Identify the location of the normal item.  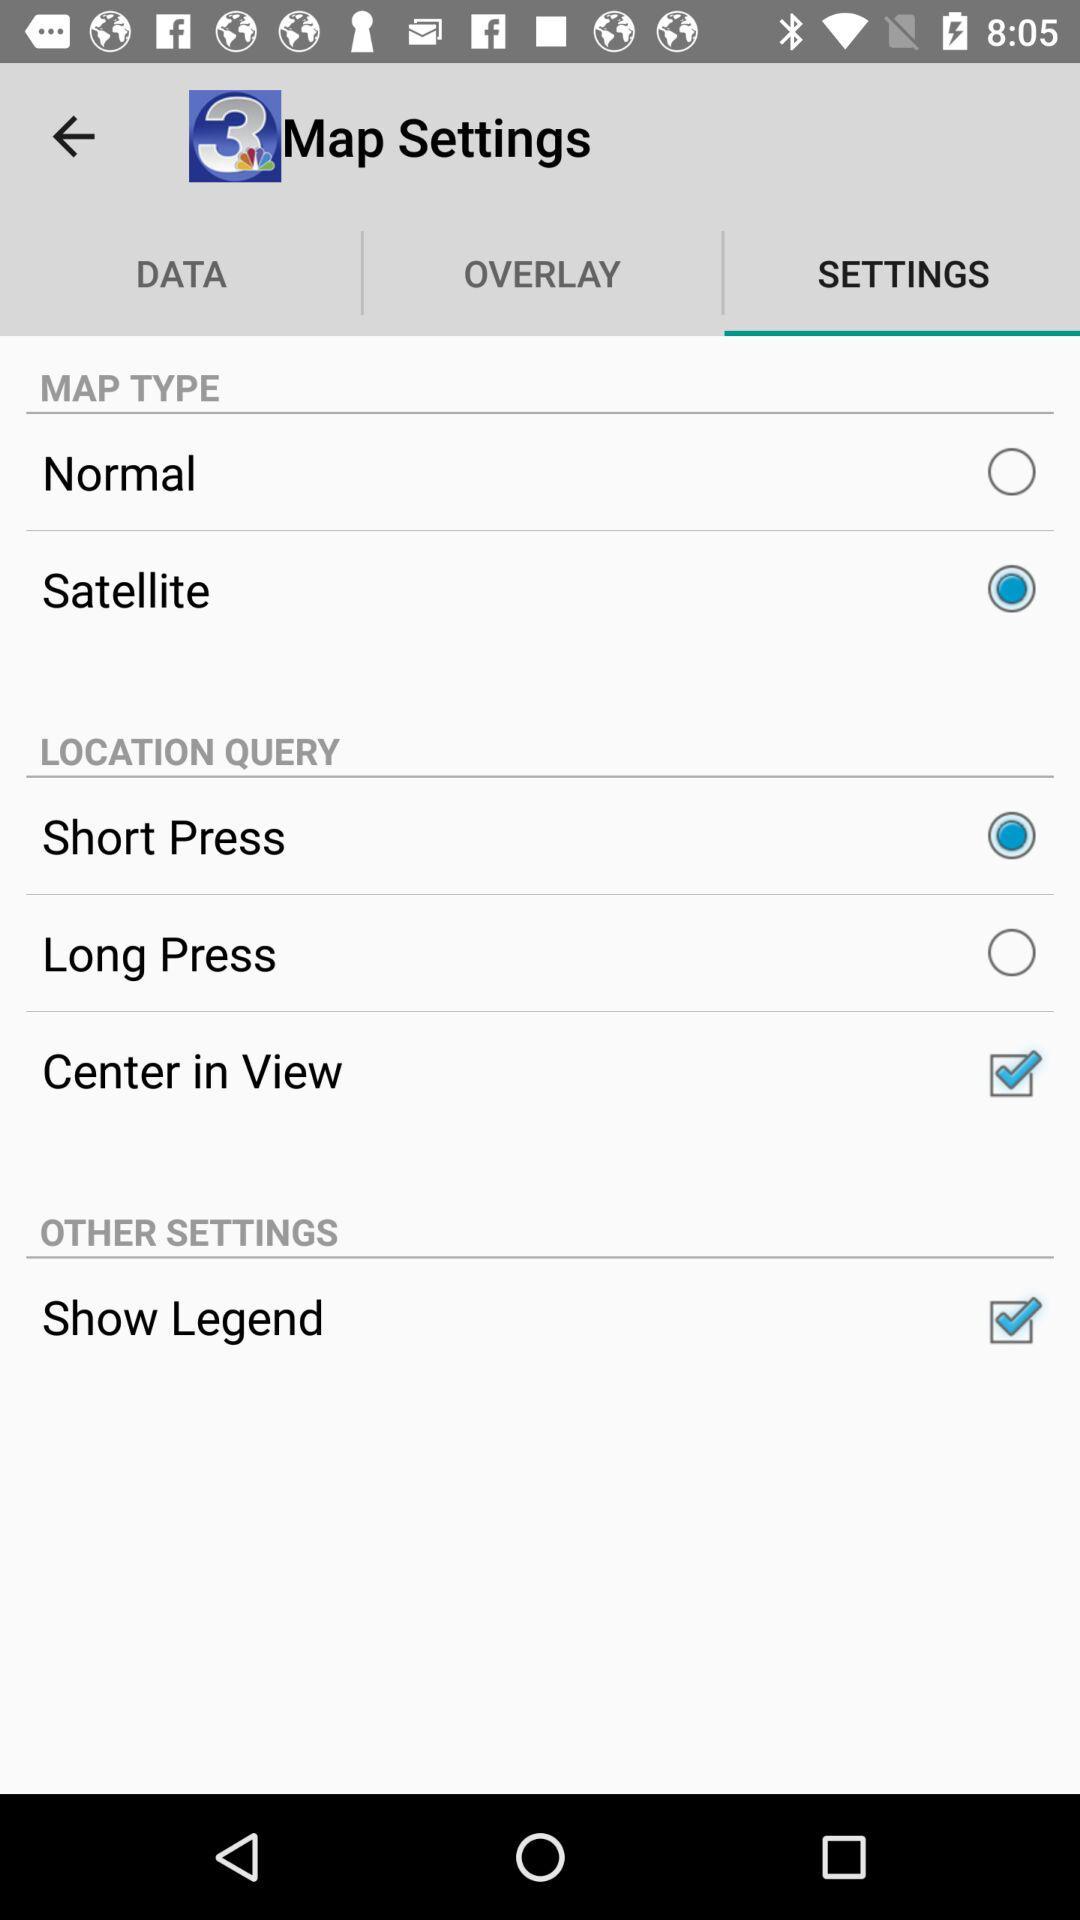
(540, 471).